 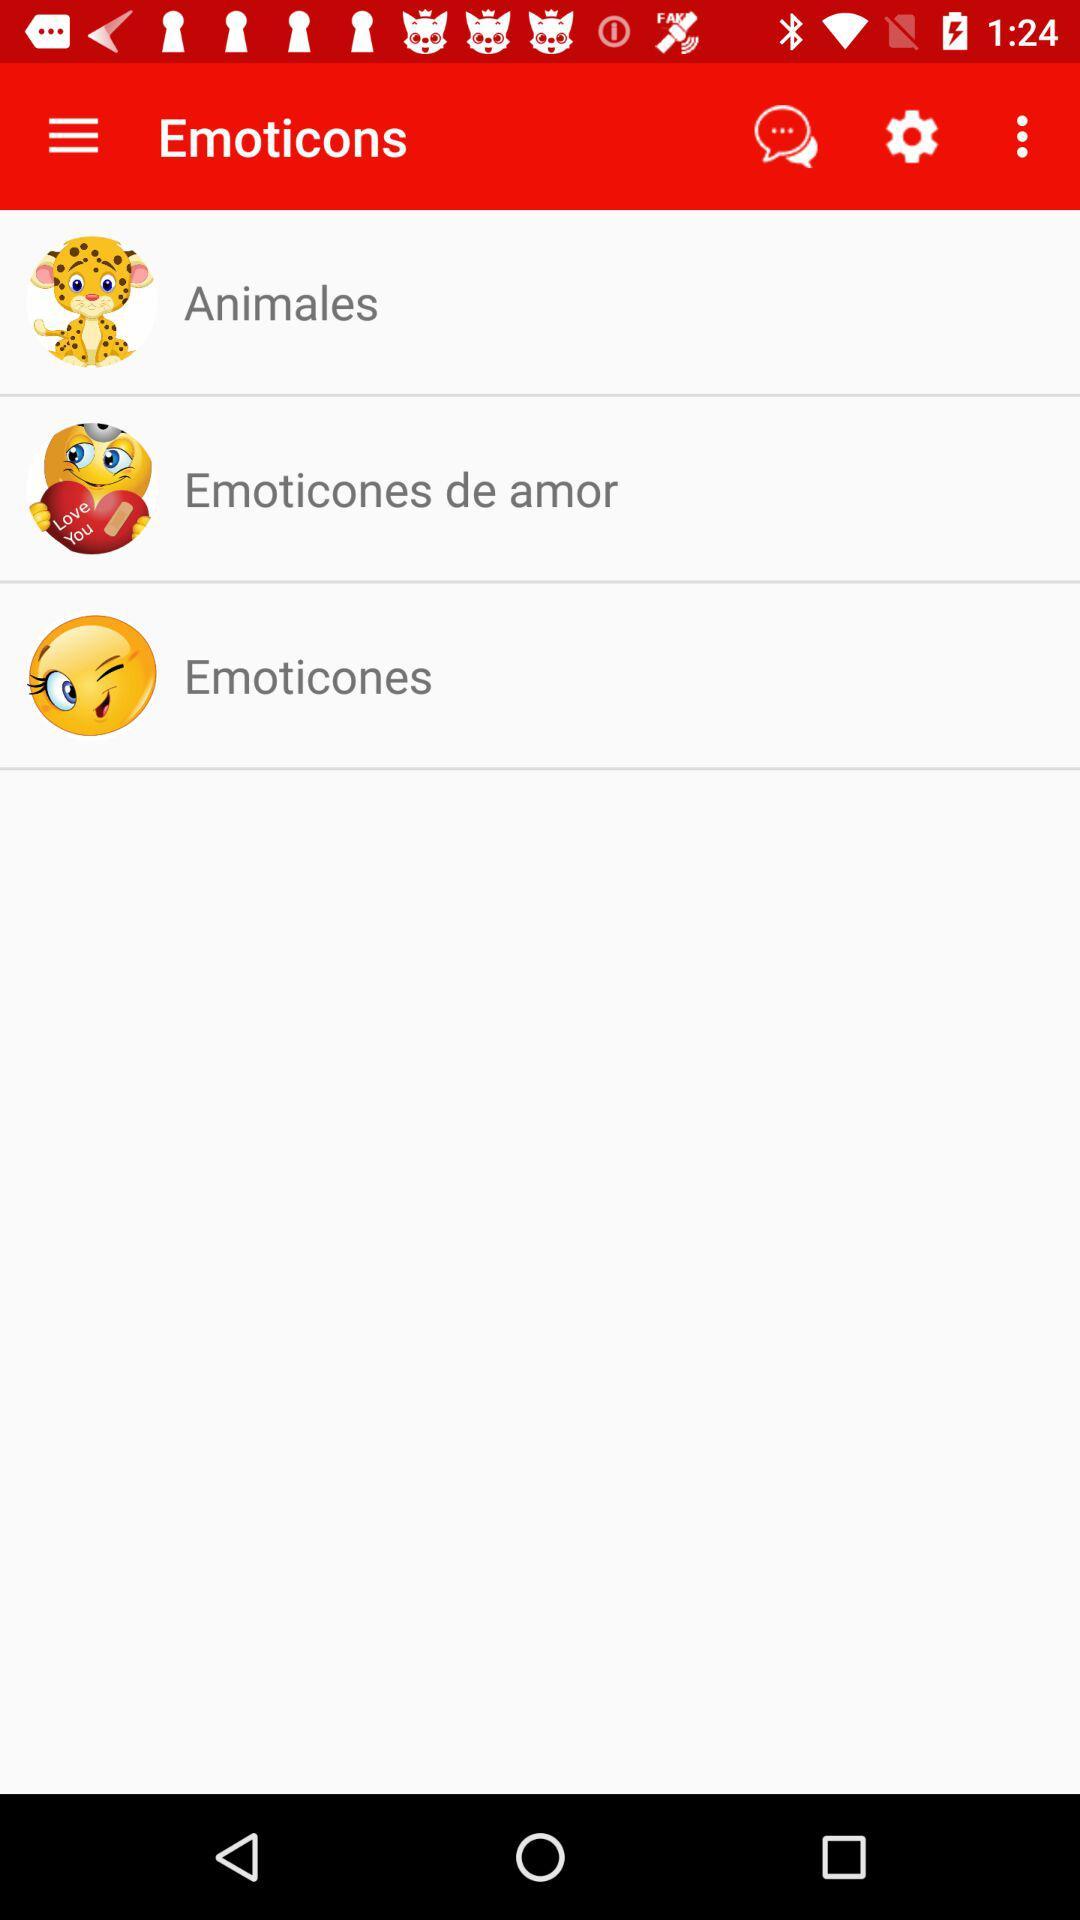 I want to click on animales icon, so click(x=281, y=300).